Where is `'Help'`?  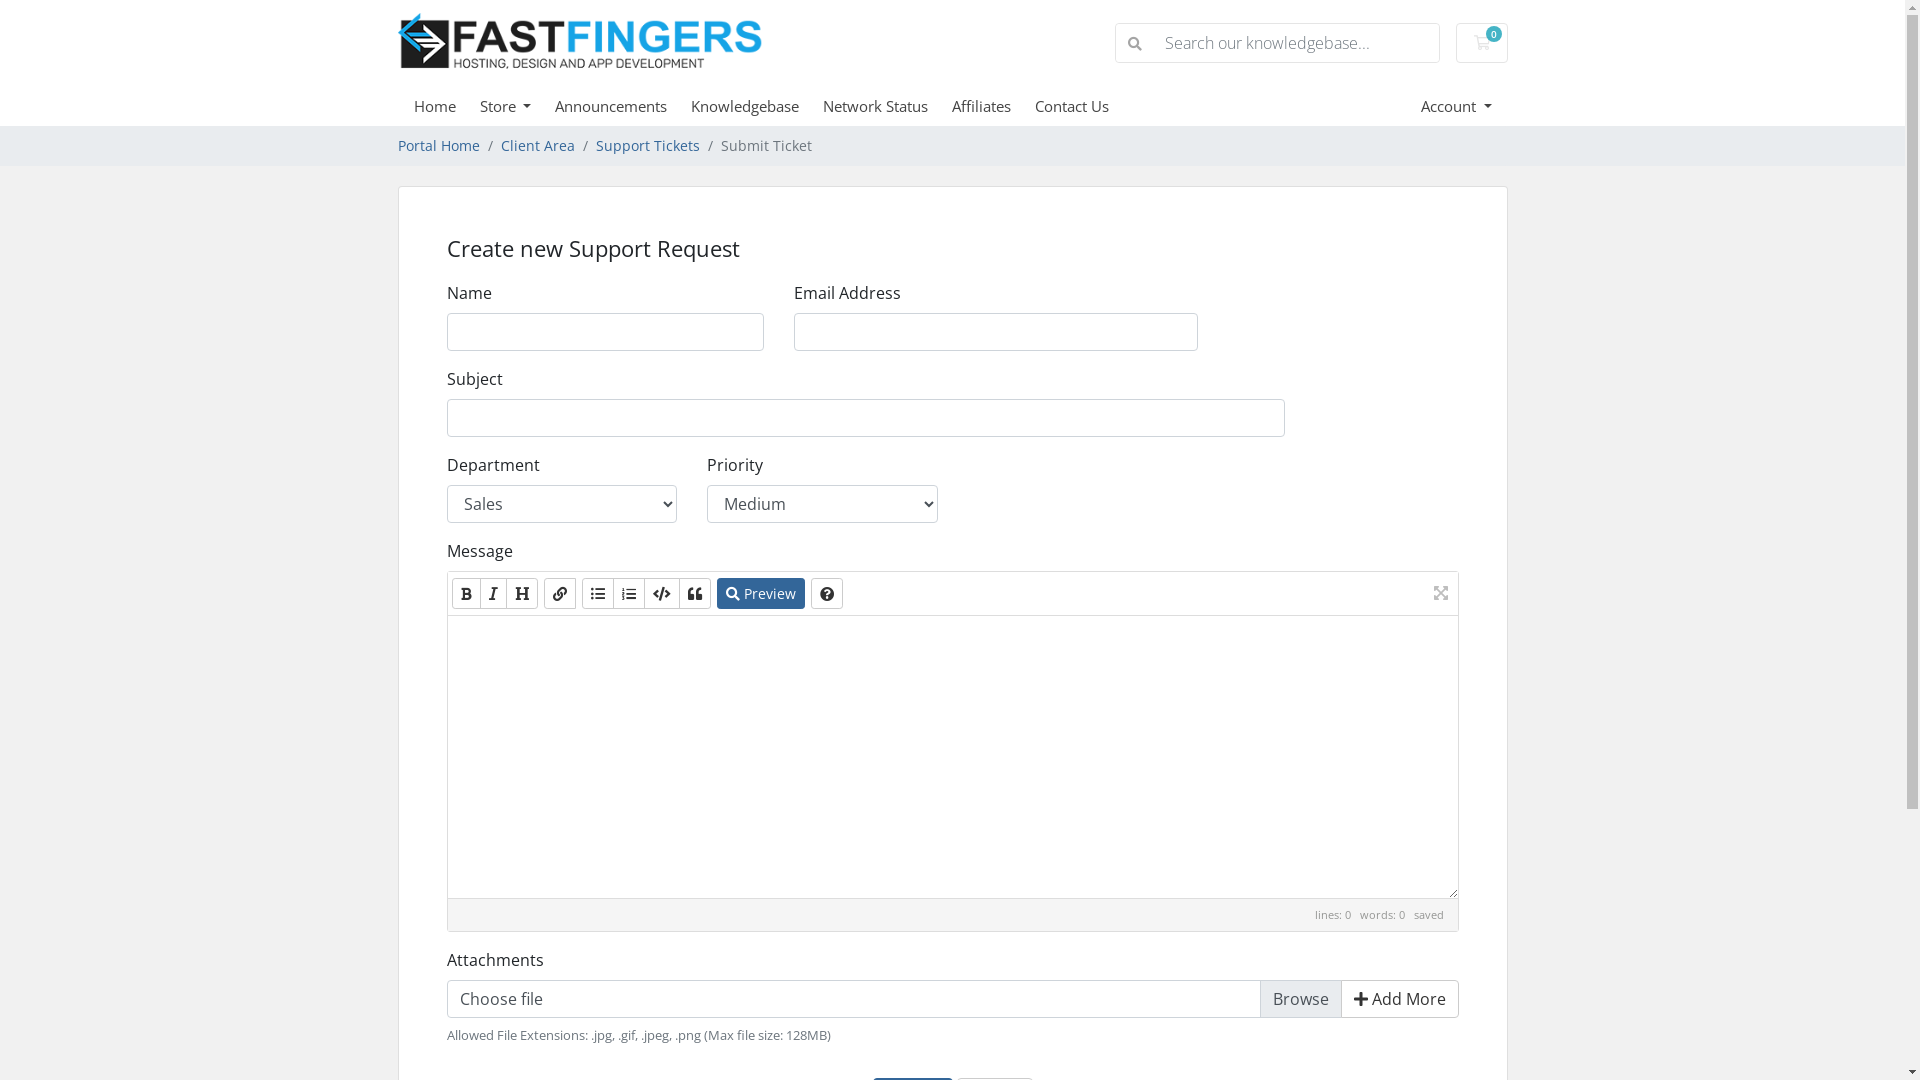 'Help' is located at coordinates (810, 592).